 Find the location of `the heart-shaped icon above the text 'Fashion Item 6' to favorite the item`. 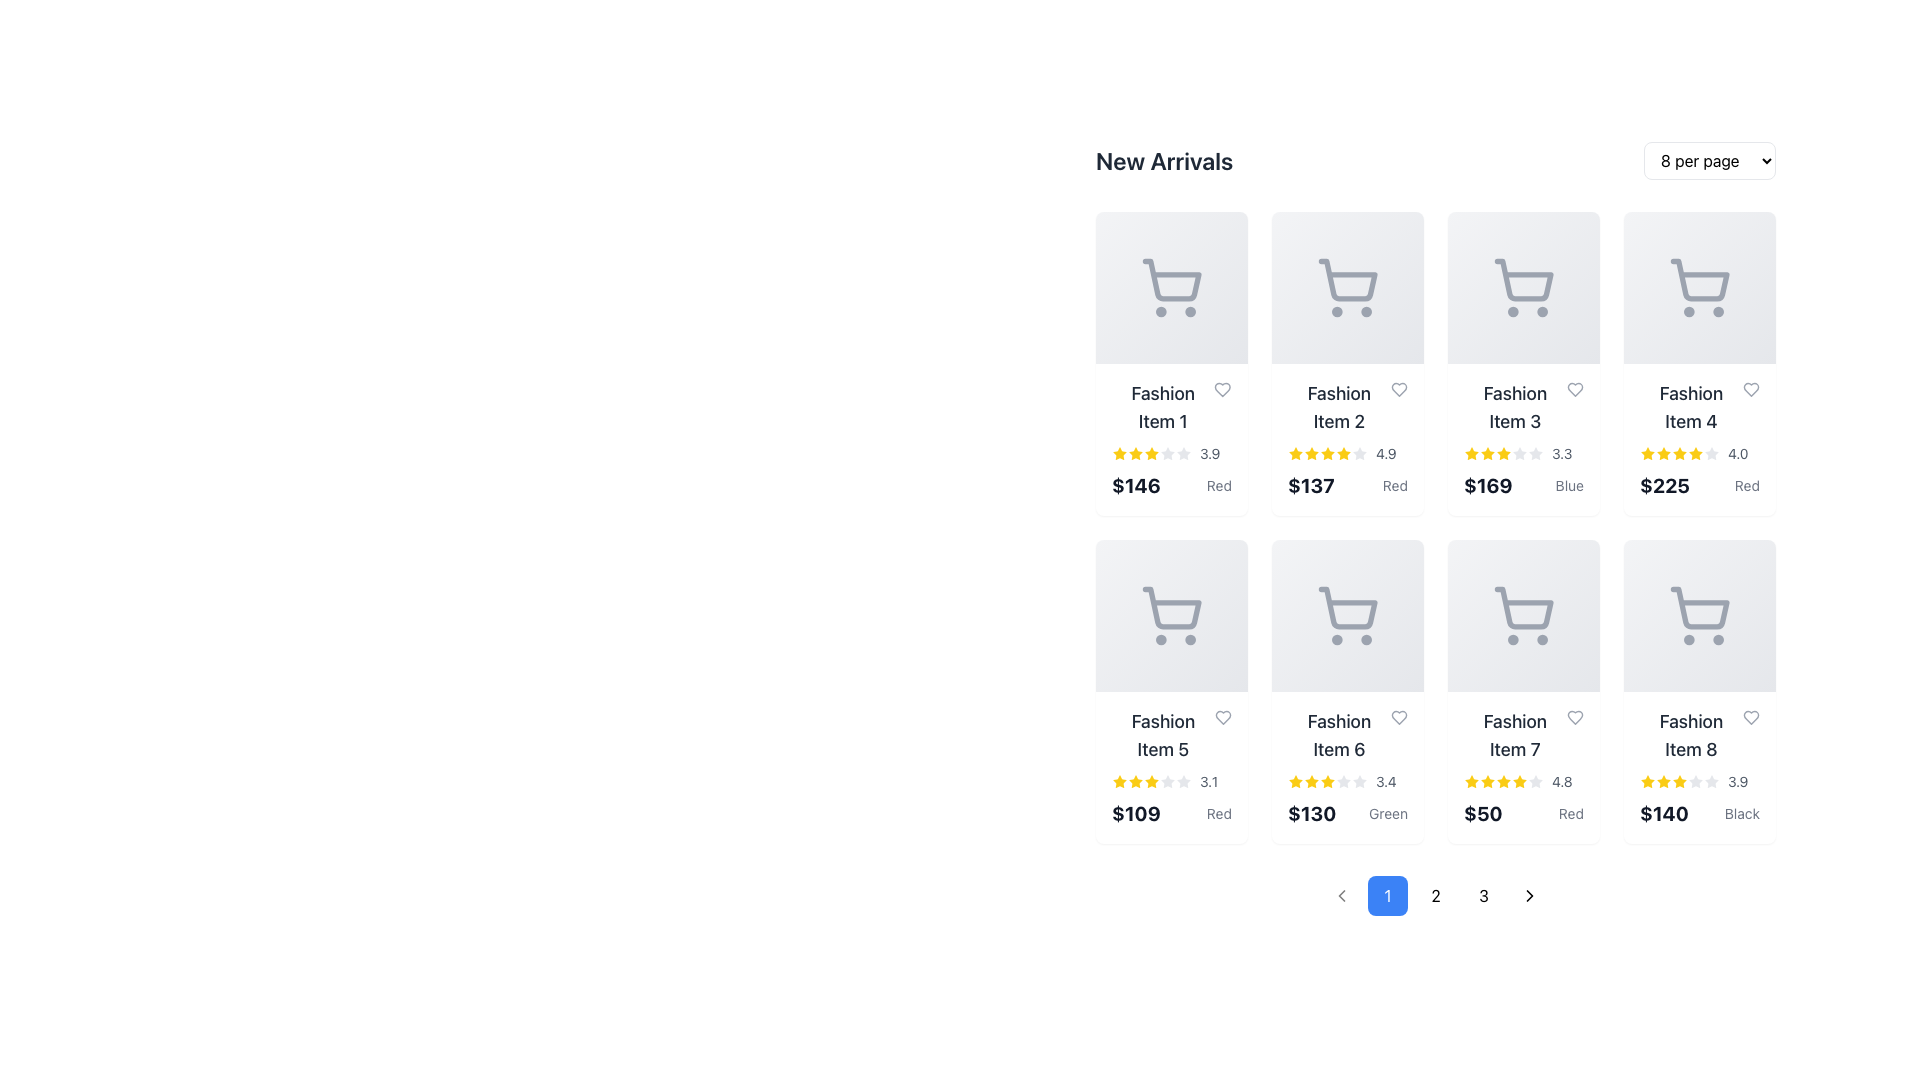

the heart-shaped icon above the text 'Fashion Item 6' to favorite the item is located at coordinates (1397, 716).